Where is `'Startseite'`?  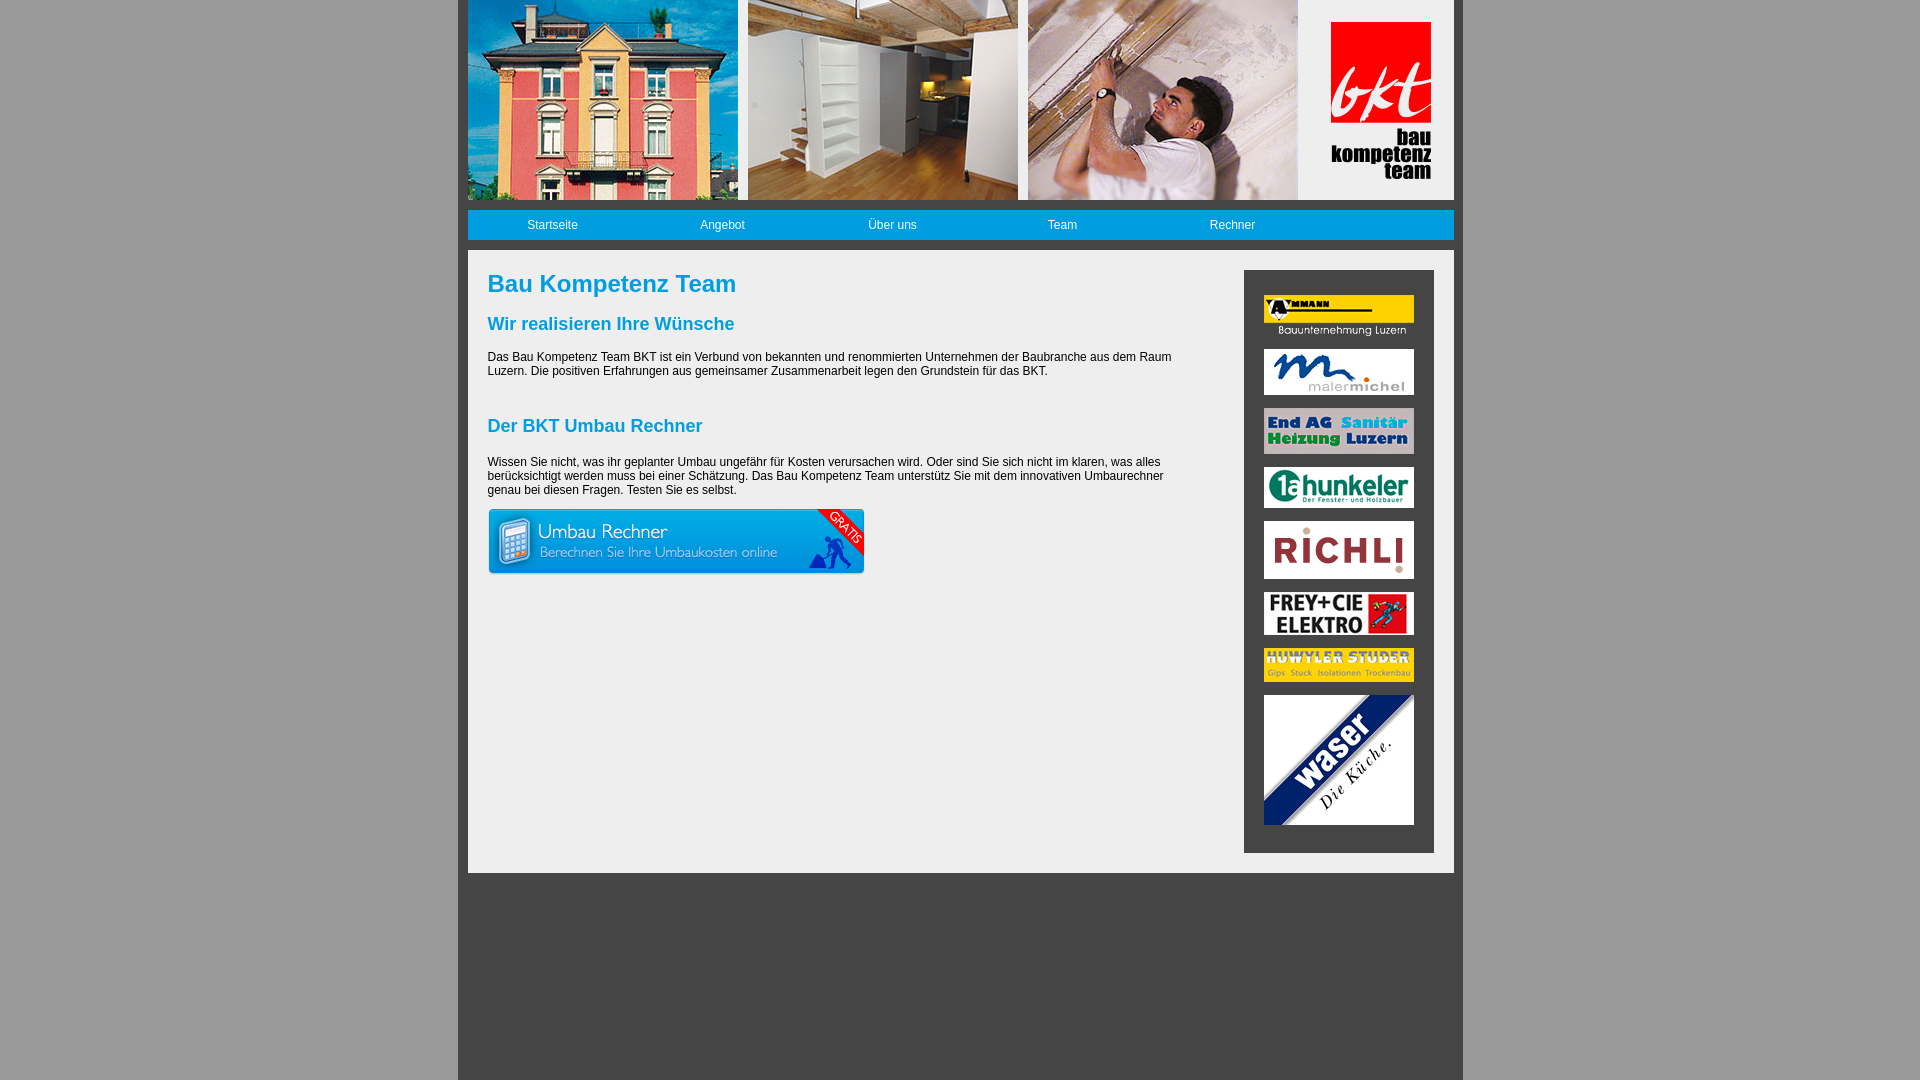
'Startseite' is located at coordinates (552, 224).